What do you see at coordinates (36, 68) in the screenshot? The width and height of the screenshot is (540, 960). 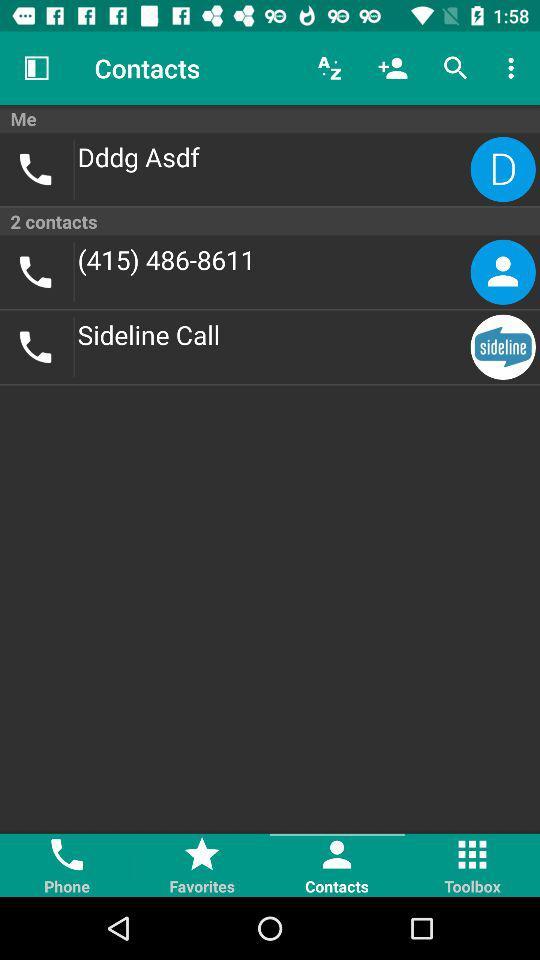 I see `the icon to the left of the contacts icon` at bounding box center [36, 68].